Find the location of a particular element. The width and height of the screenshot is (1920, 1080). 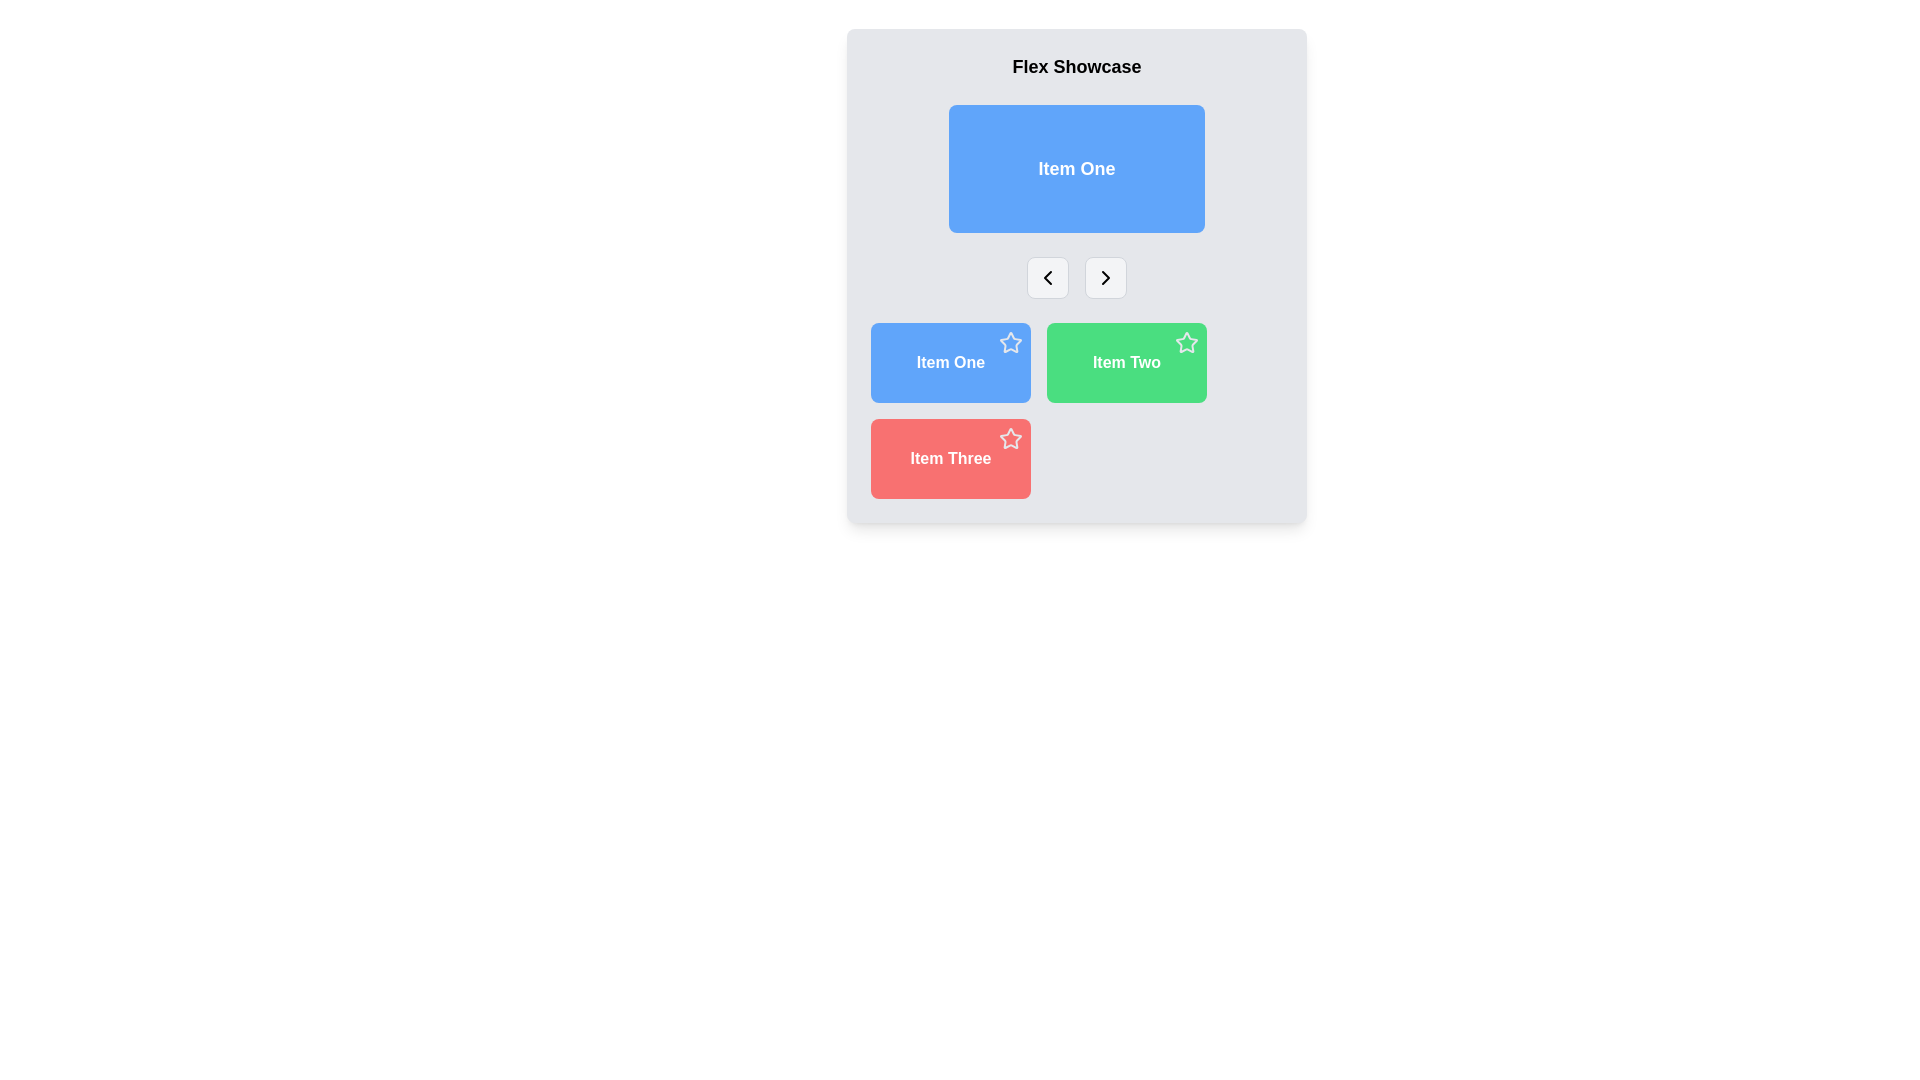

the star-shaped icon located in the light blue button labeled 'Item One', positioned at the top-left within the group of three buttons below the 'Flex Showcase' header is located at coordinates (1011, 341).